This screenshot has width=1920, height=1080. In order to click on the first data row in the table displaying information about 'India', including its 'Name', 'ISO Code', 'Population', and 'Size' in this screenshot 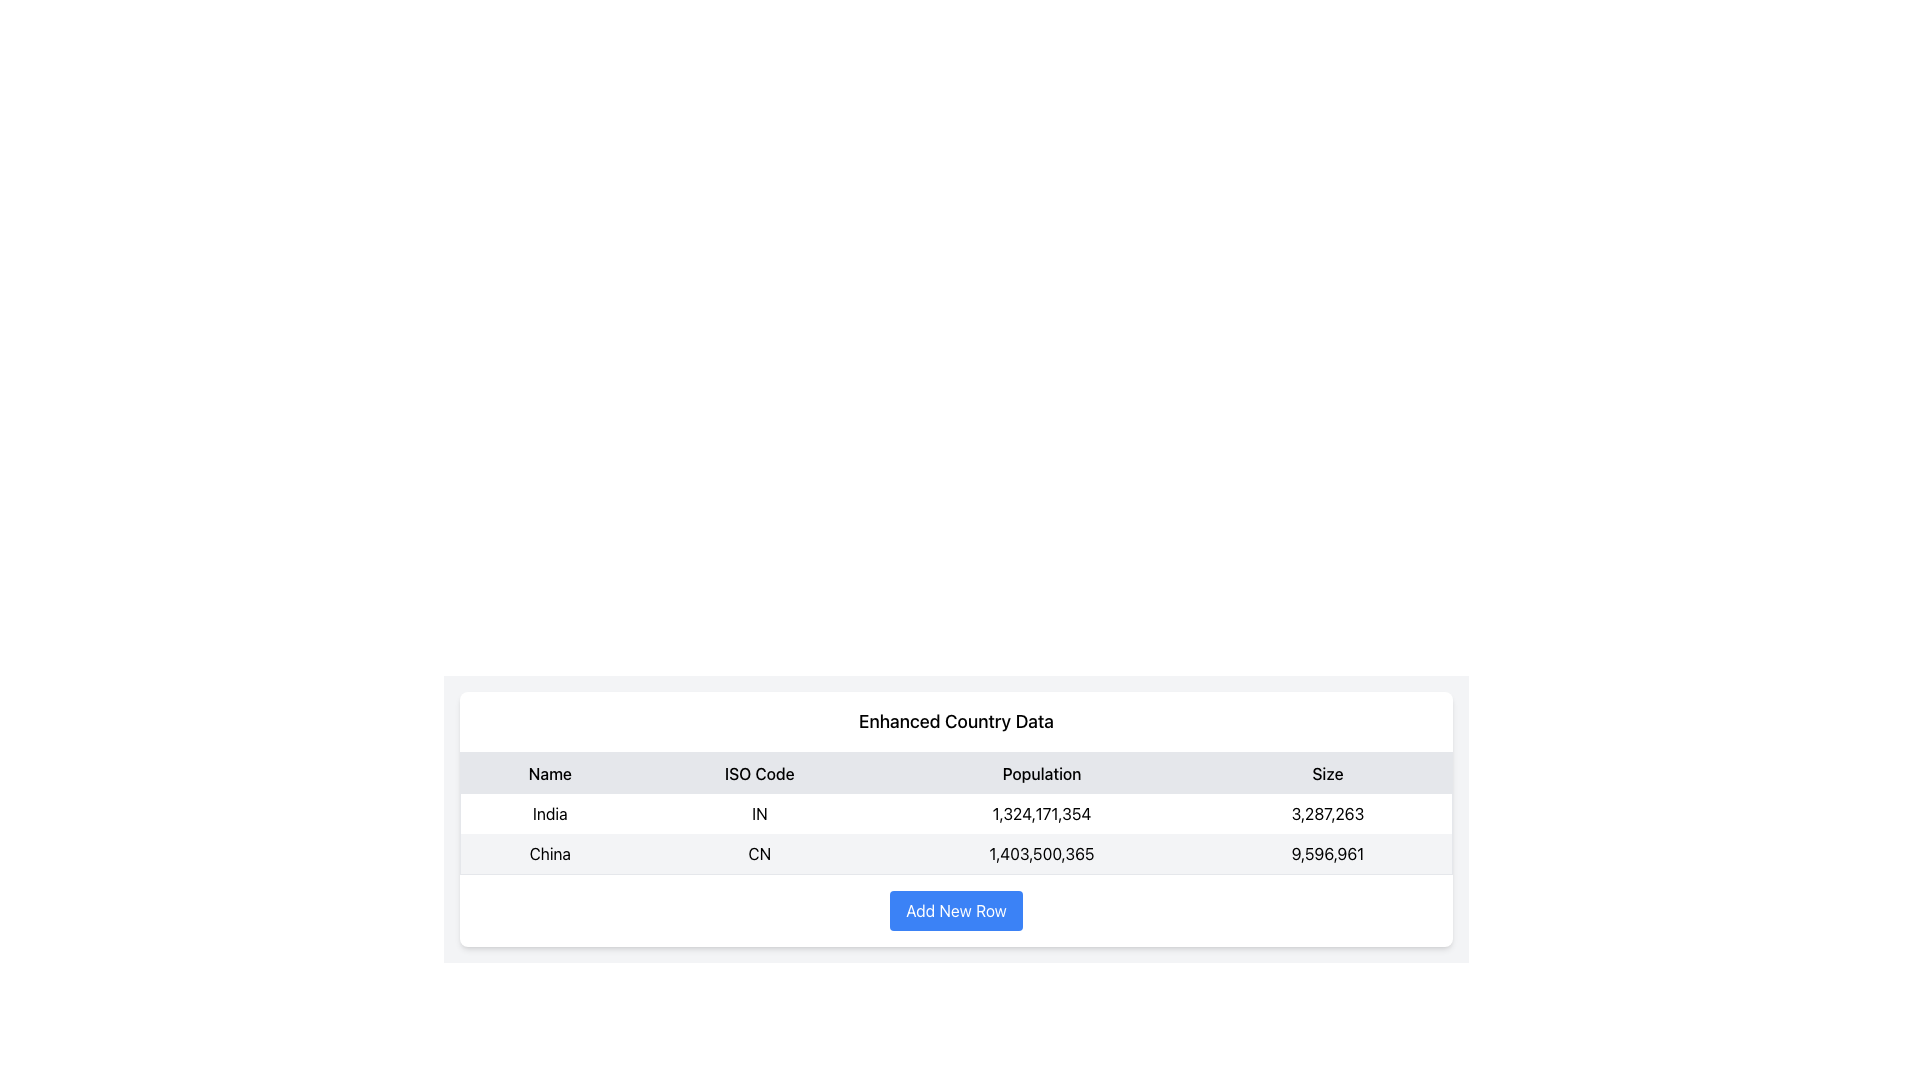, I will do `click(955, 834)`.